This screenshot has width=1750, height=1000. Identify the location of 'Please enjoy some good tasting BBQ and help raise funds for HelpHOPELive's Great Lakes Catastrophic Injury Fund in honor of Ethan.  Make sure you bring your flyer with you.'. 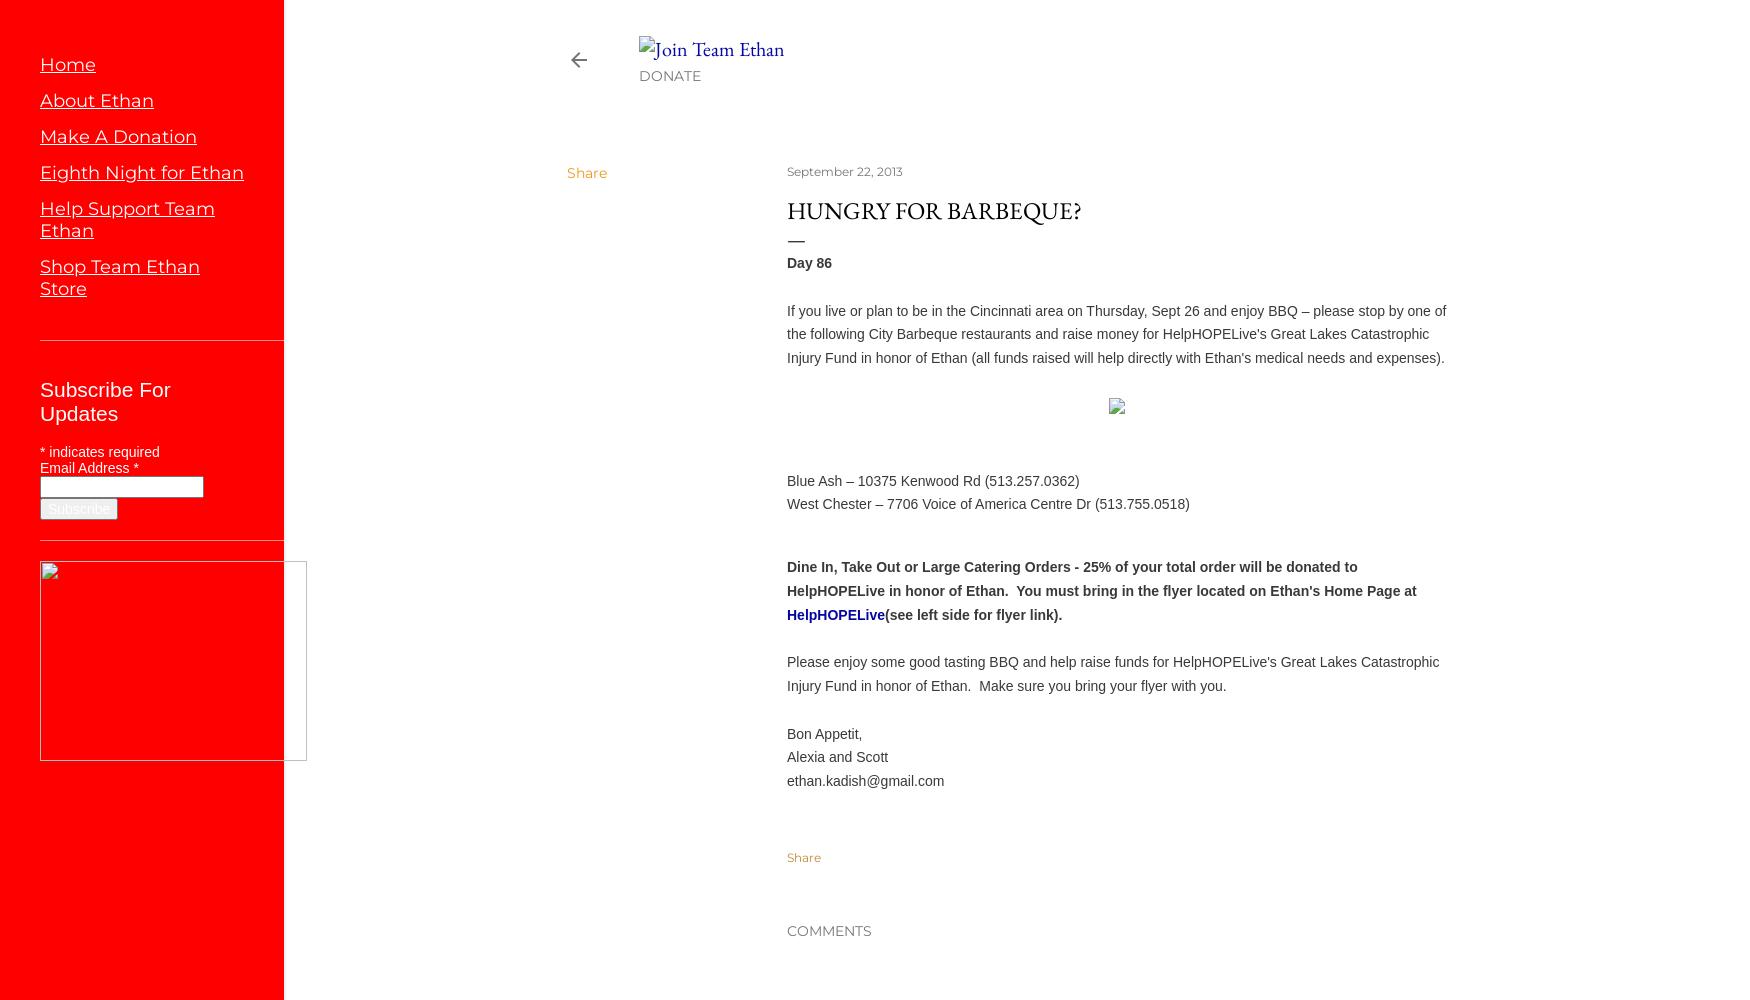
(1113, 673).